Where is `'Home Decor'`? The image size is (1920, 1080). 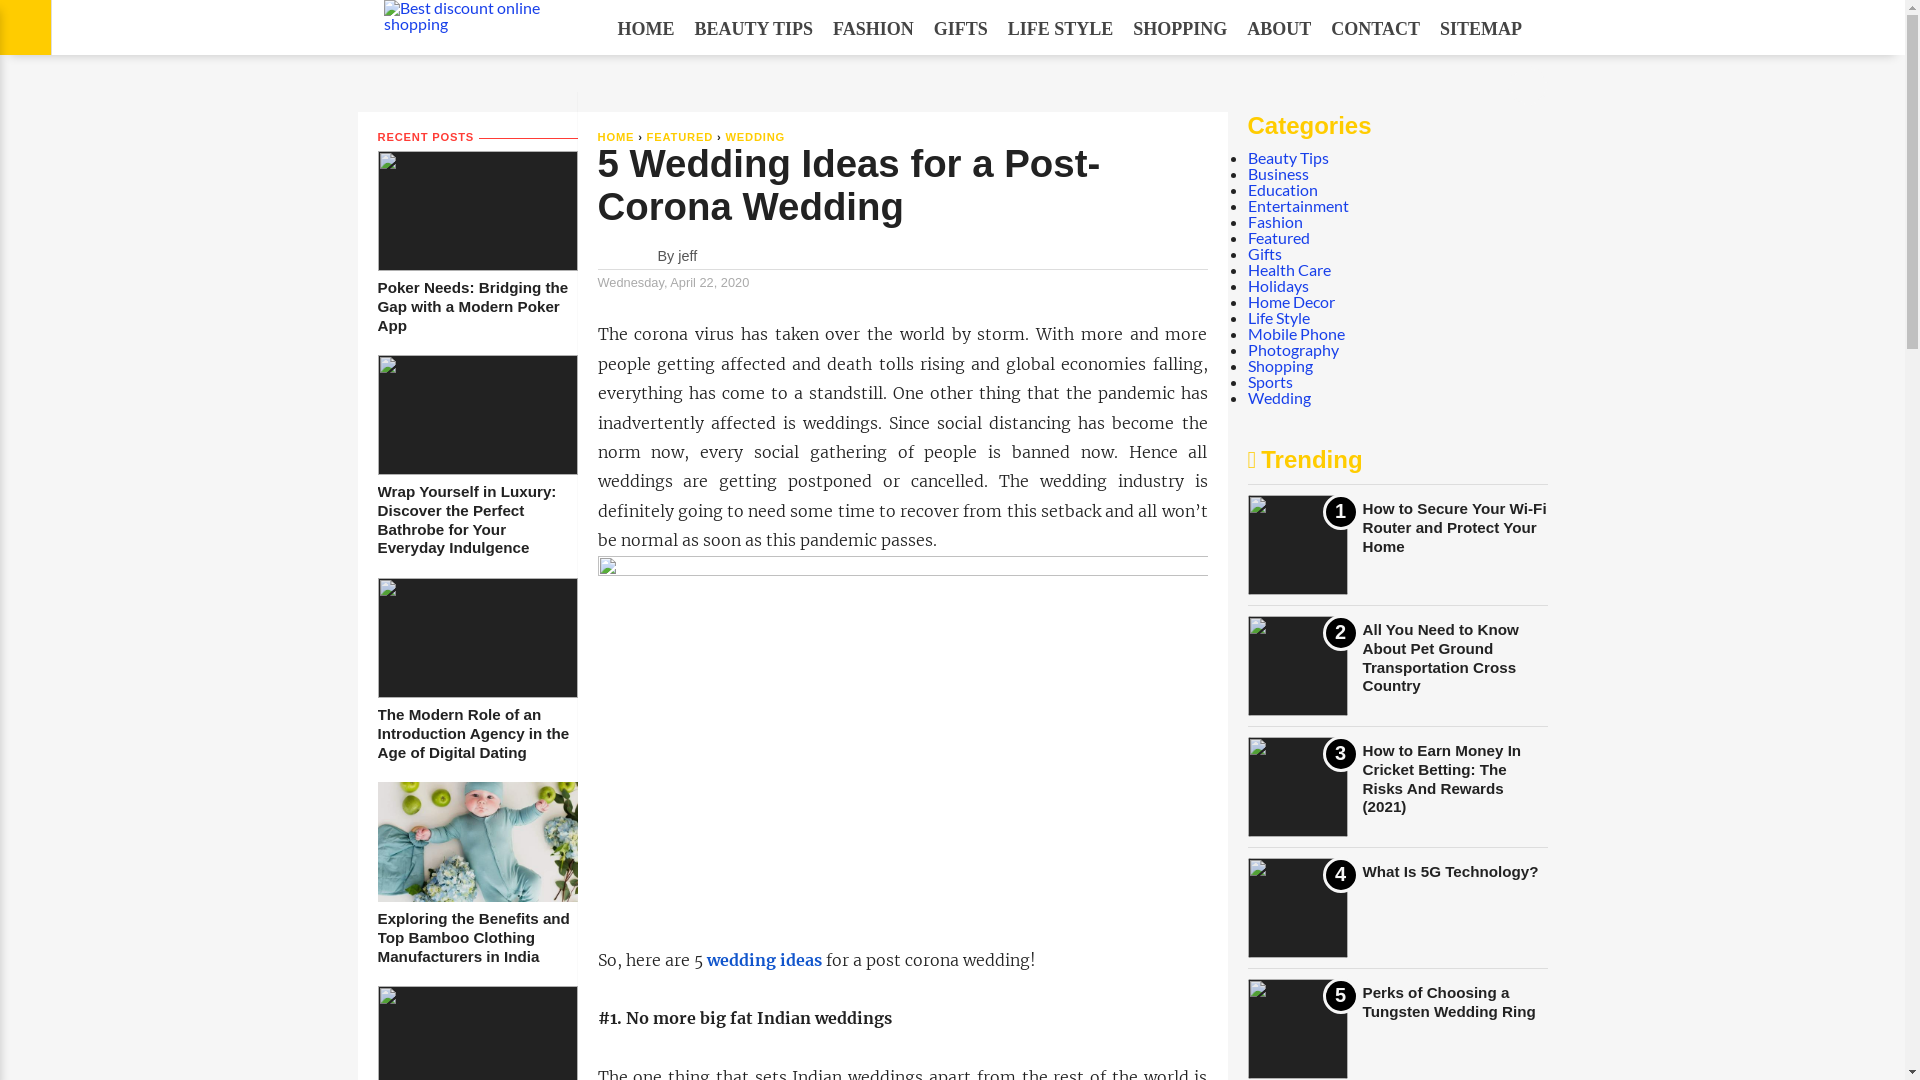 'Home Decor' is located at coordinates (1291, 301).